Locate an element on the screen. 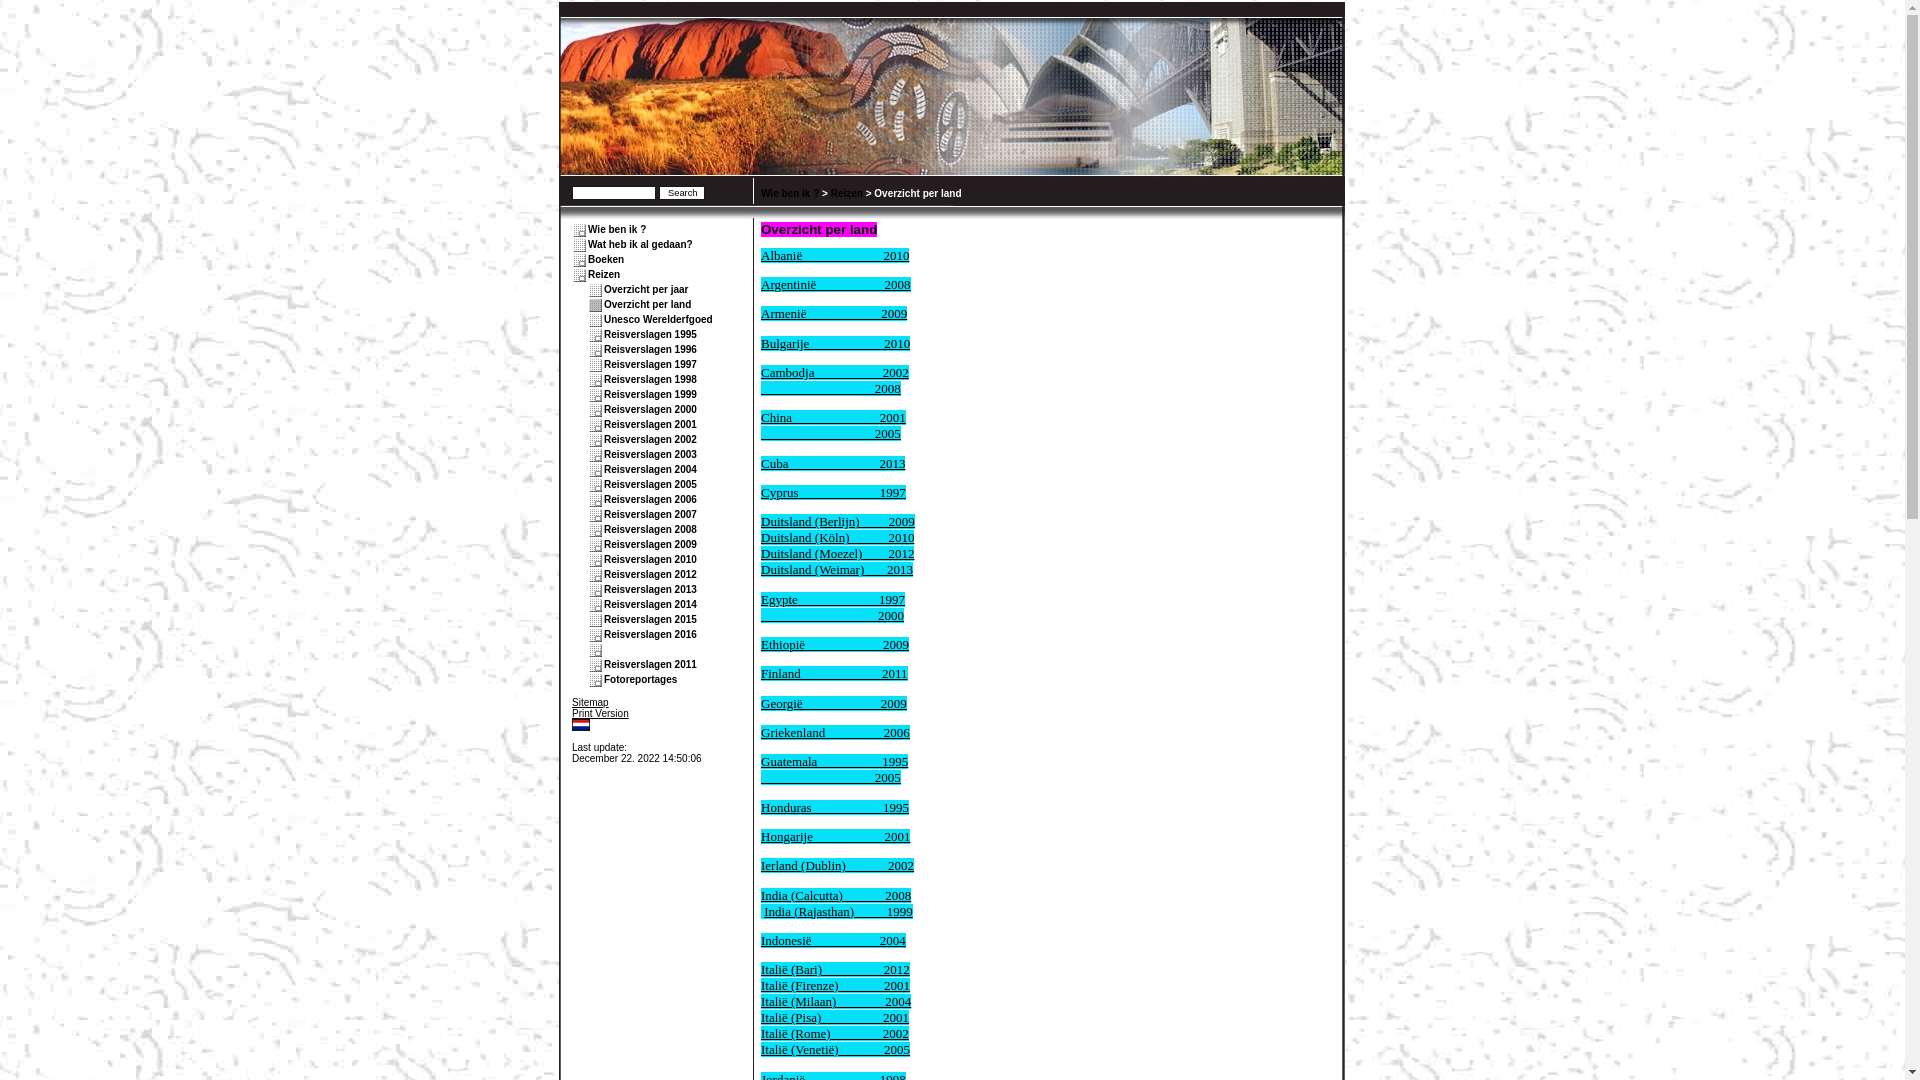  'Reisverslagen 1996' is located at coordinates (650, 348).